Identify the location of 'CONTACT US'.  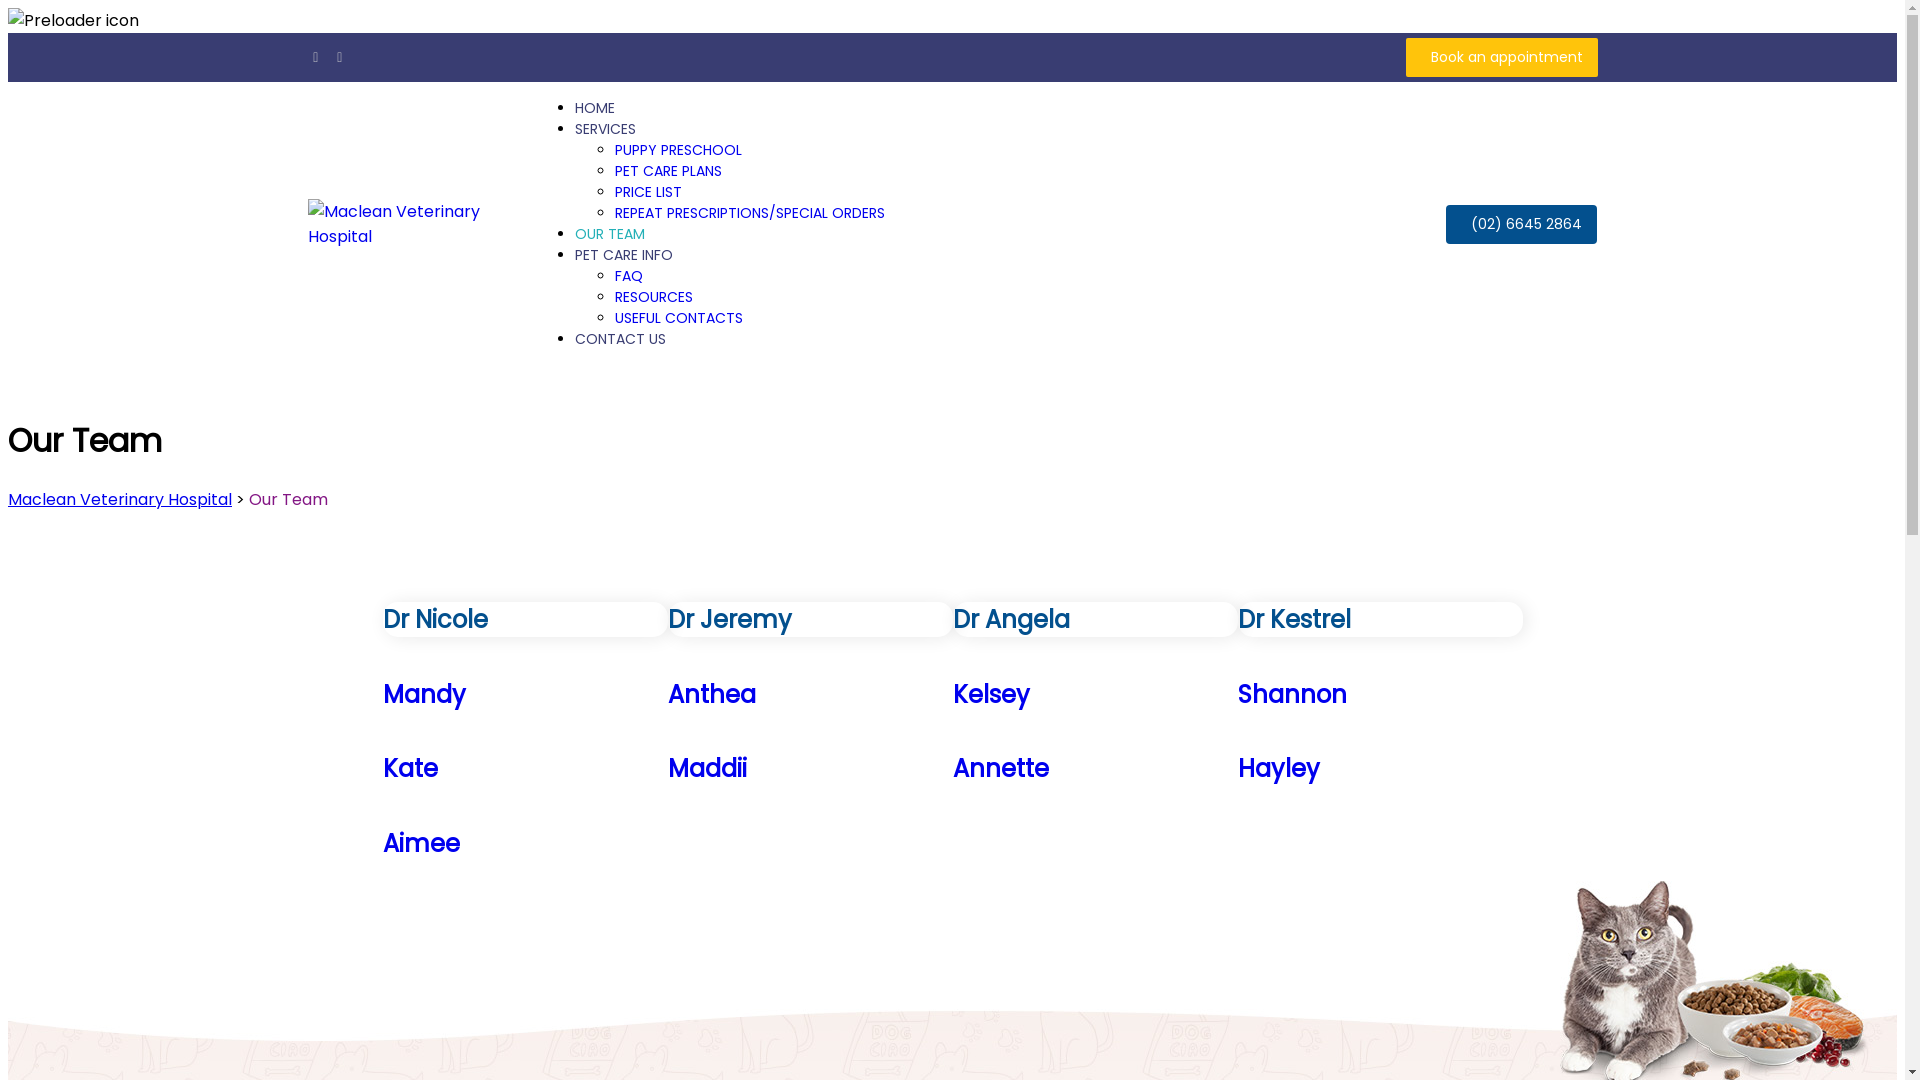
(619, 338).